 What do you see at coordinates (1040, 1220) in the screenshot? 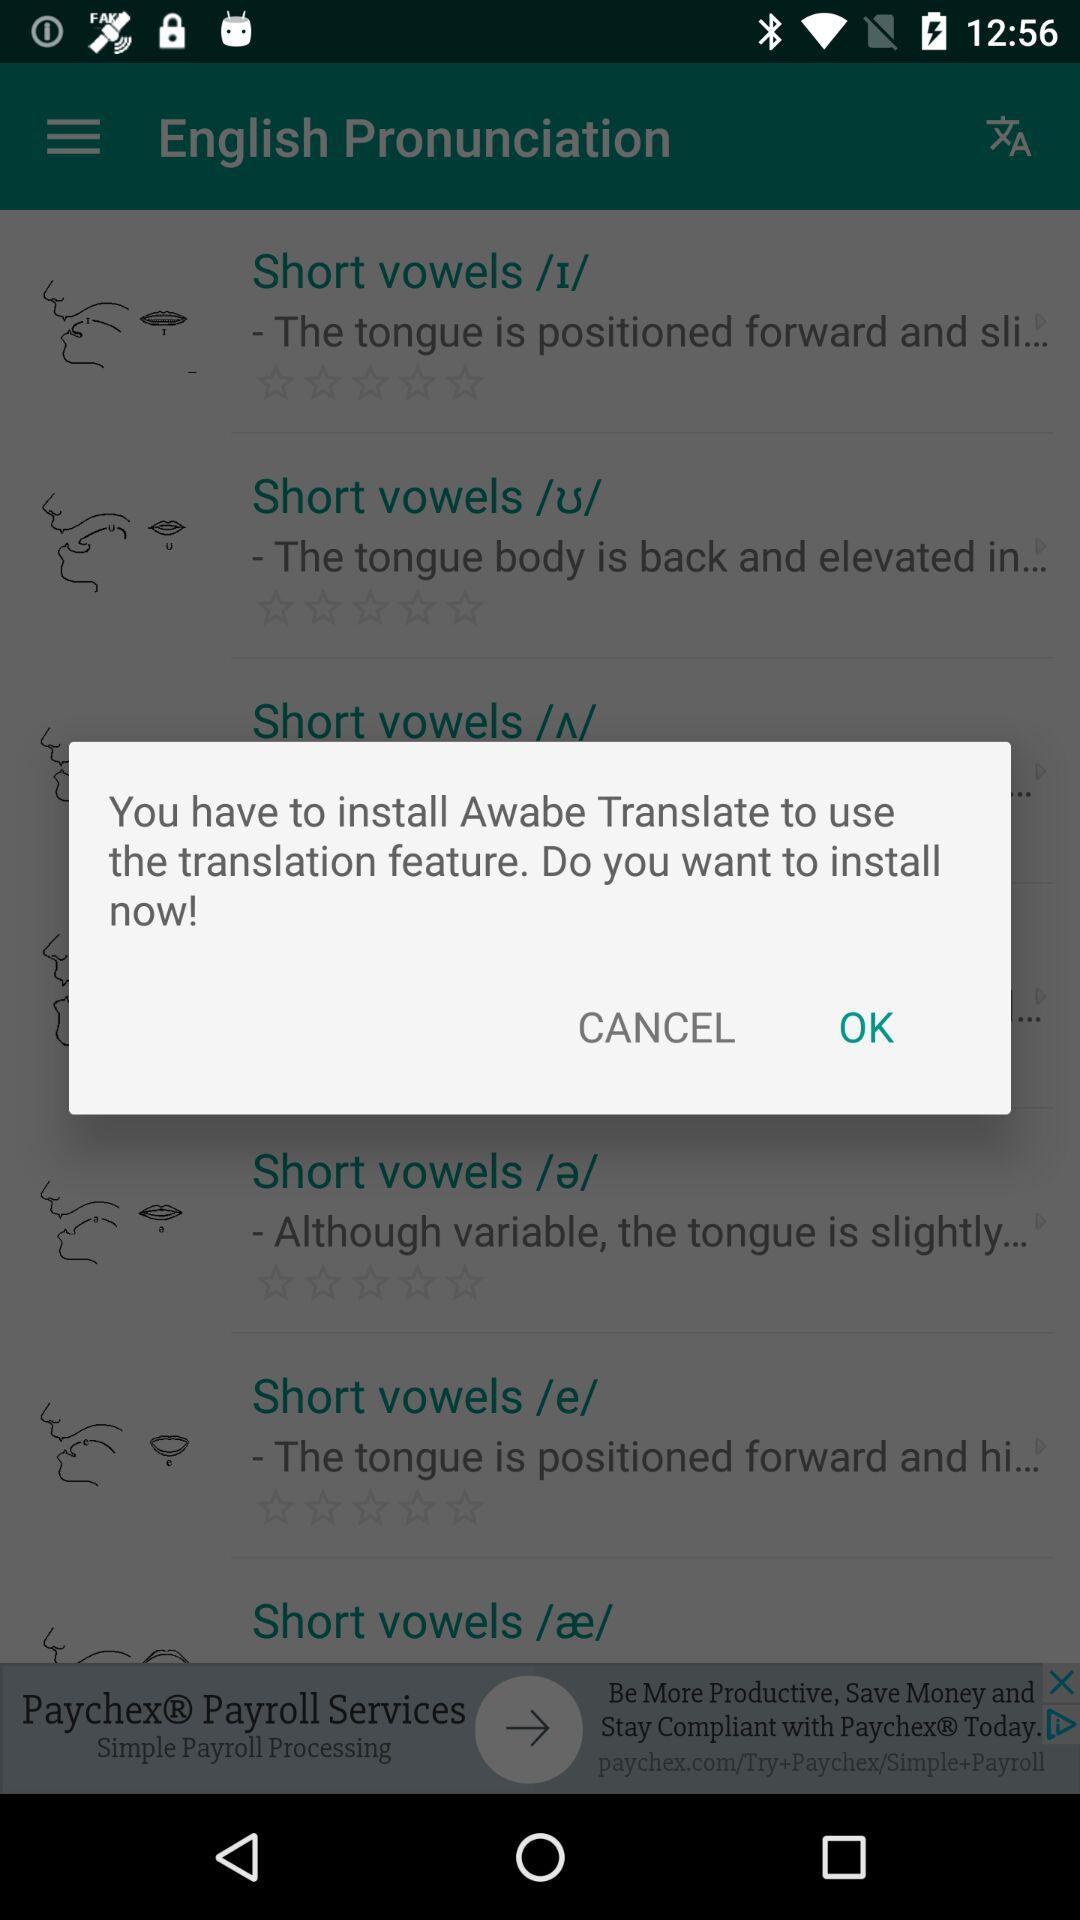
I see `the icon which is beside short vowels e` at bounding box center [1040, 1220].